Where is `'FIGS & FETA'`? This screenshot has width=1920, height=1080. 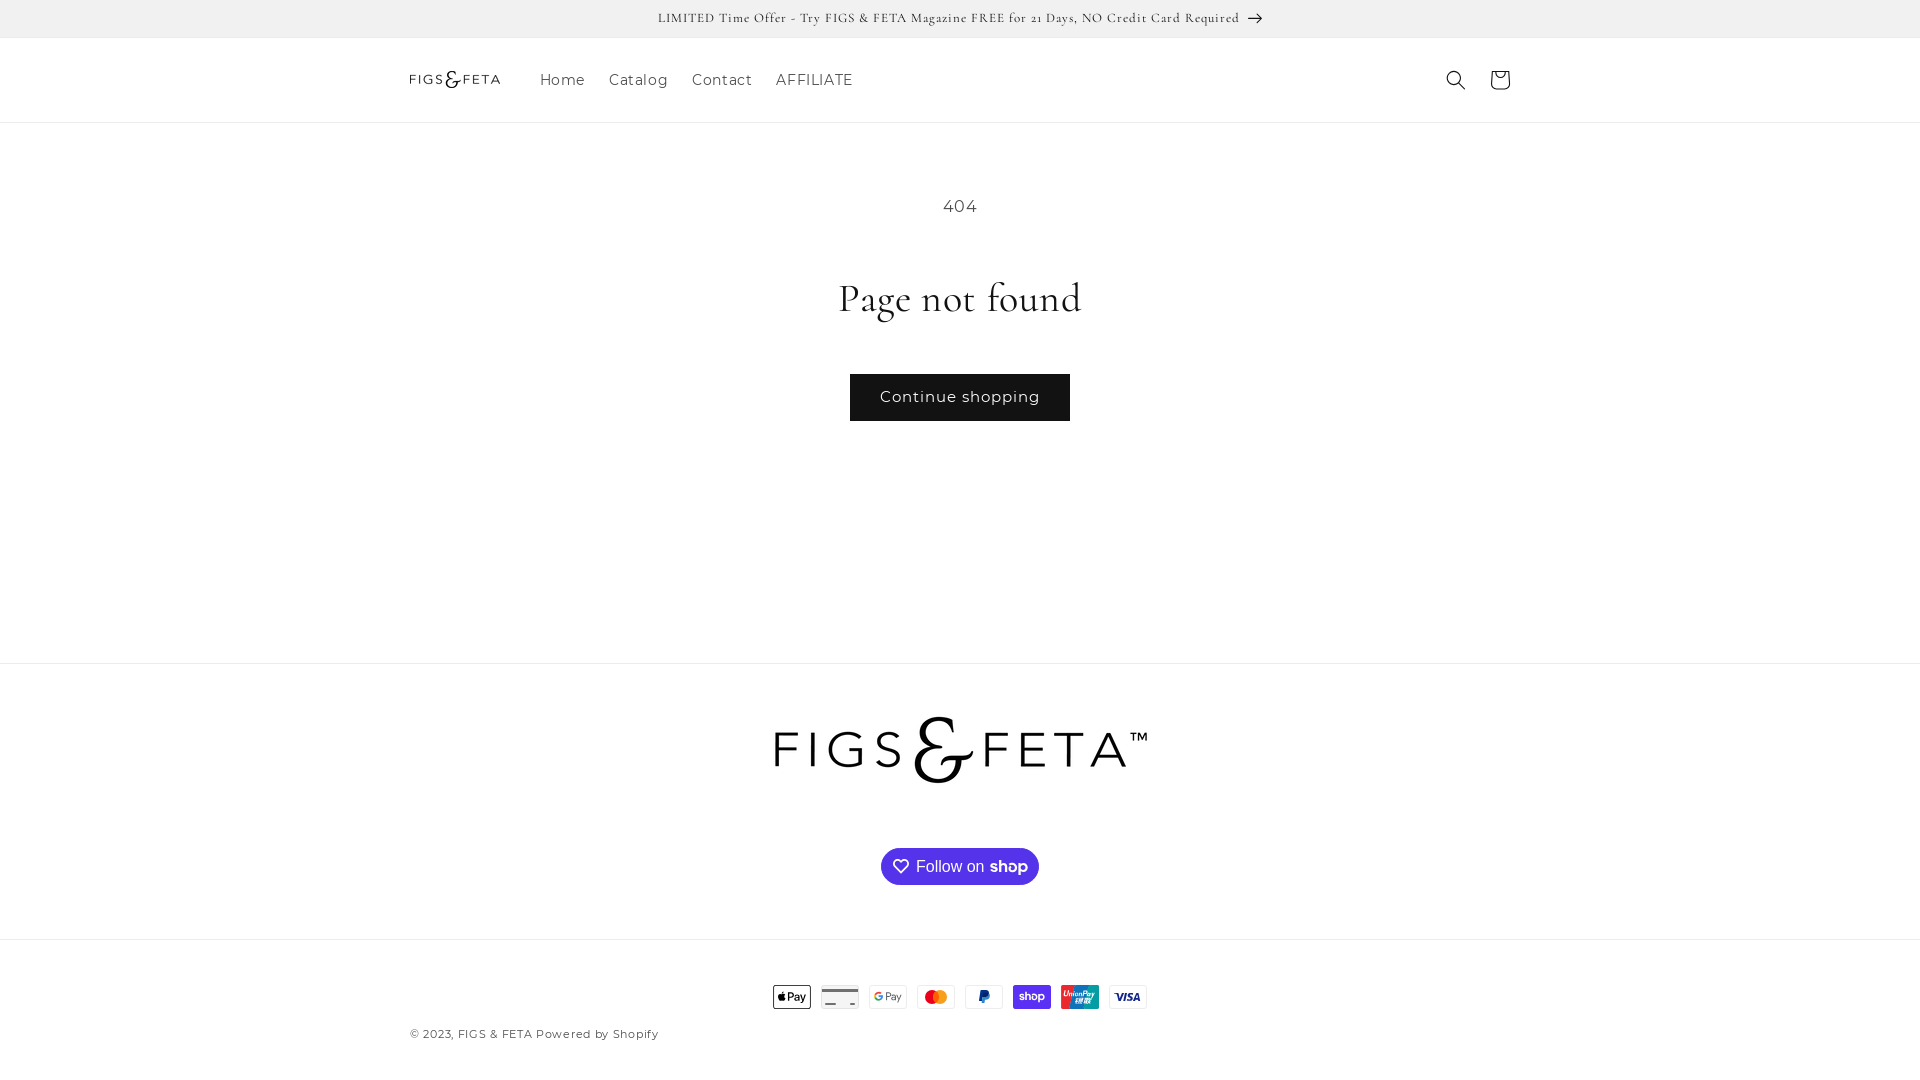
'FIGS & FETA' is located at coordinates (495, 1033).